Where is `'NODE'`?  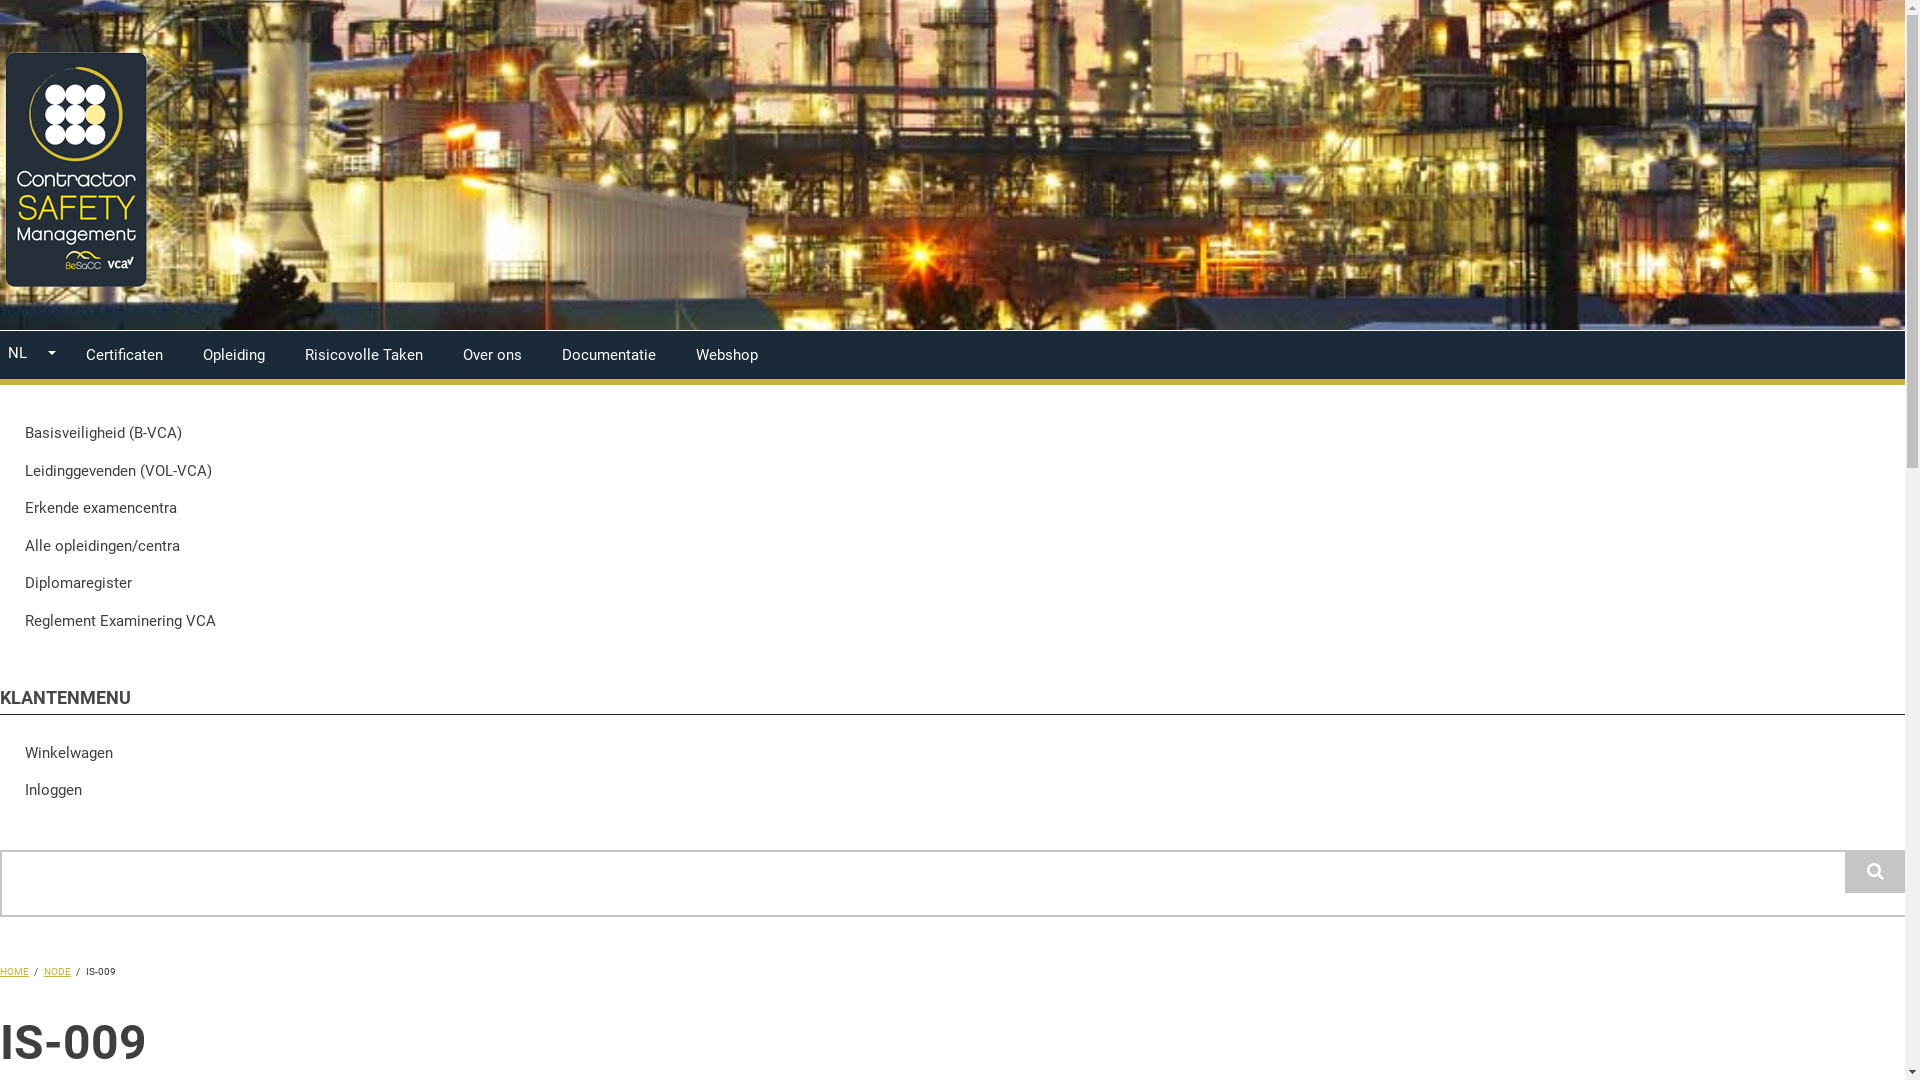 'NODE' is located at coordinates (57, 970).